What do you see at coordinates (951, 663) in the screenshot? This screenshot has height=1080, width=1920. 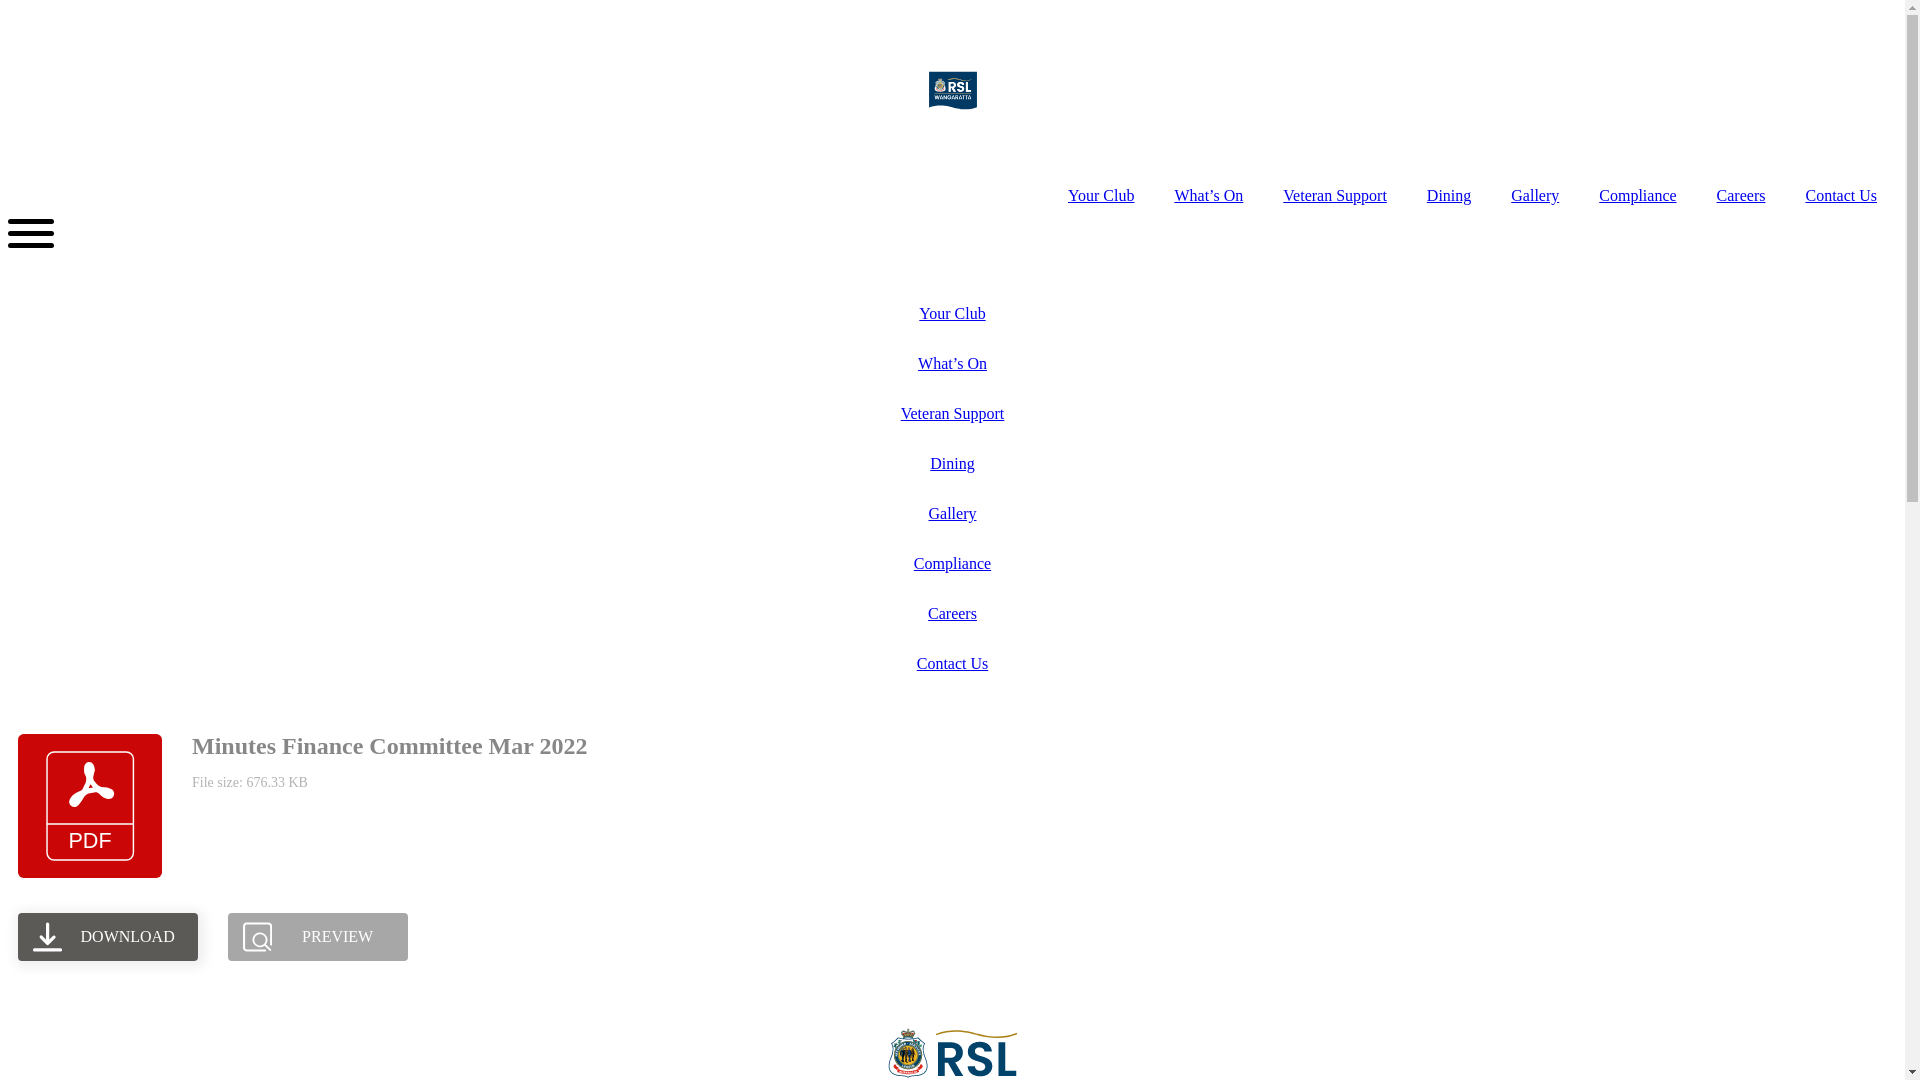 I see `'Contact Us'` at bounding box center [951, 663].